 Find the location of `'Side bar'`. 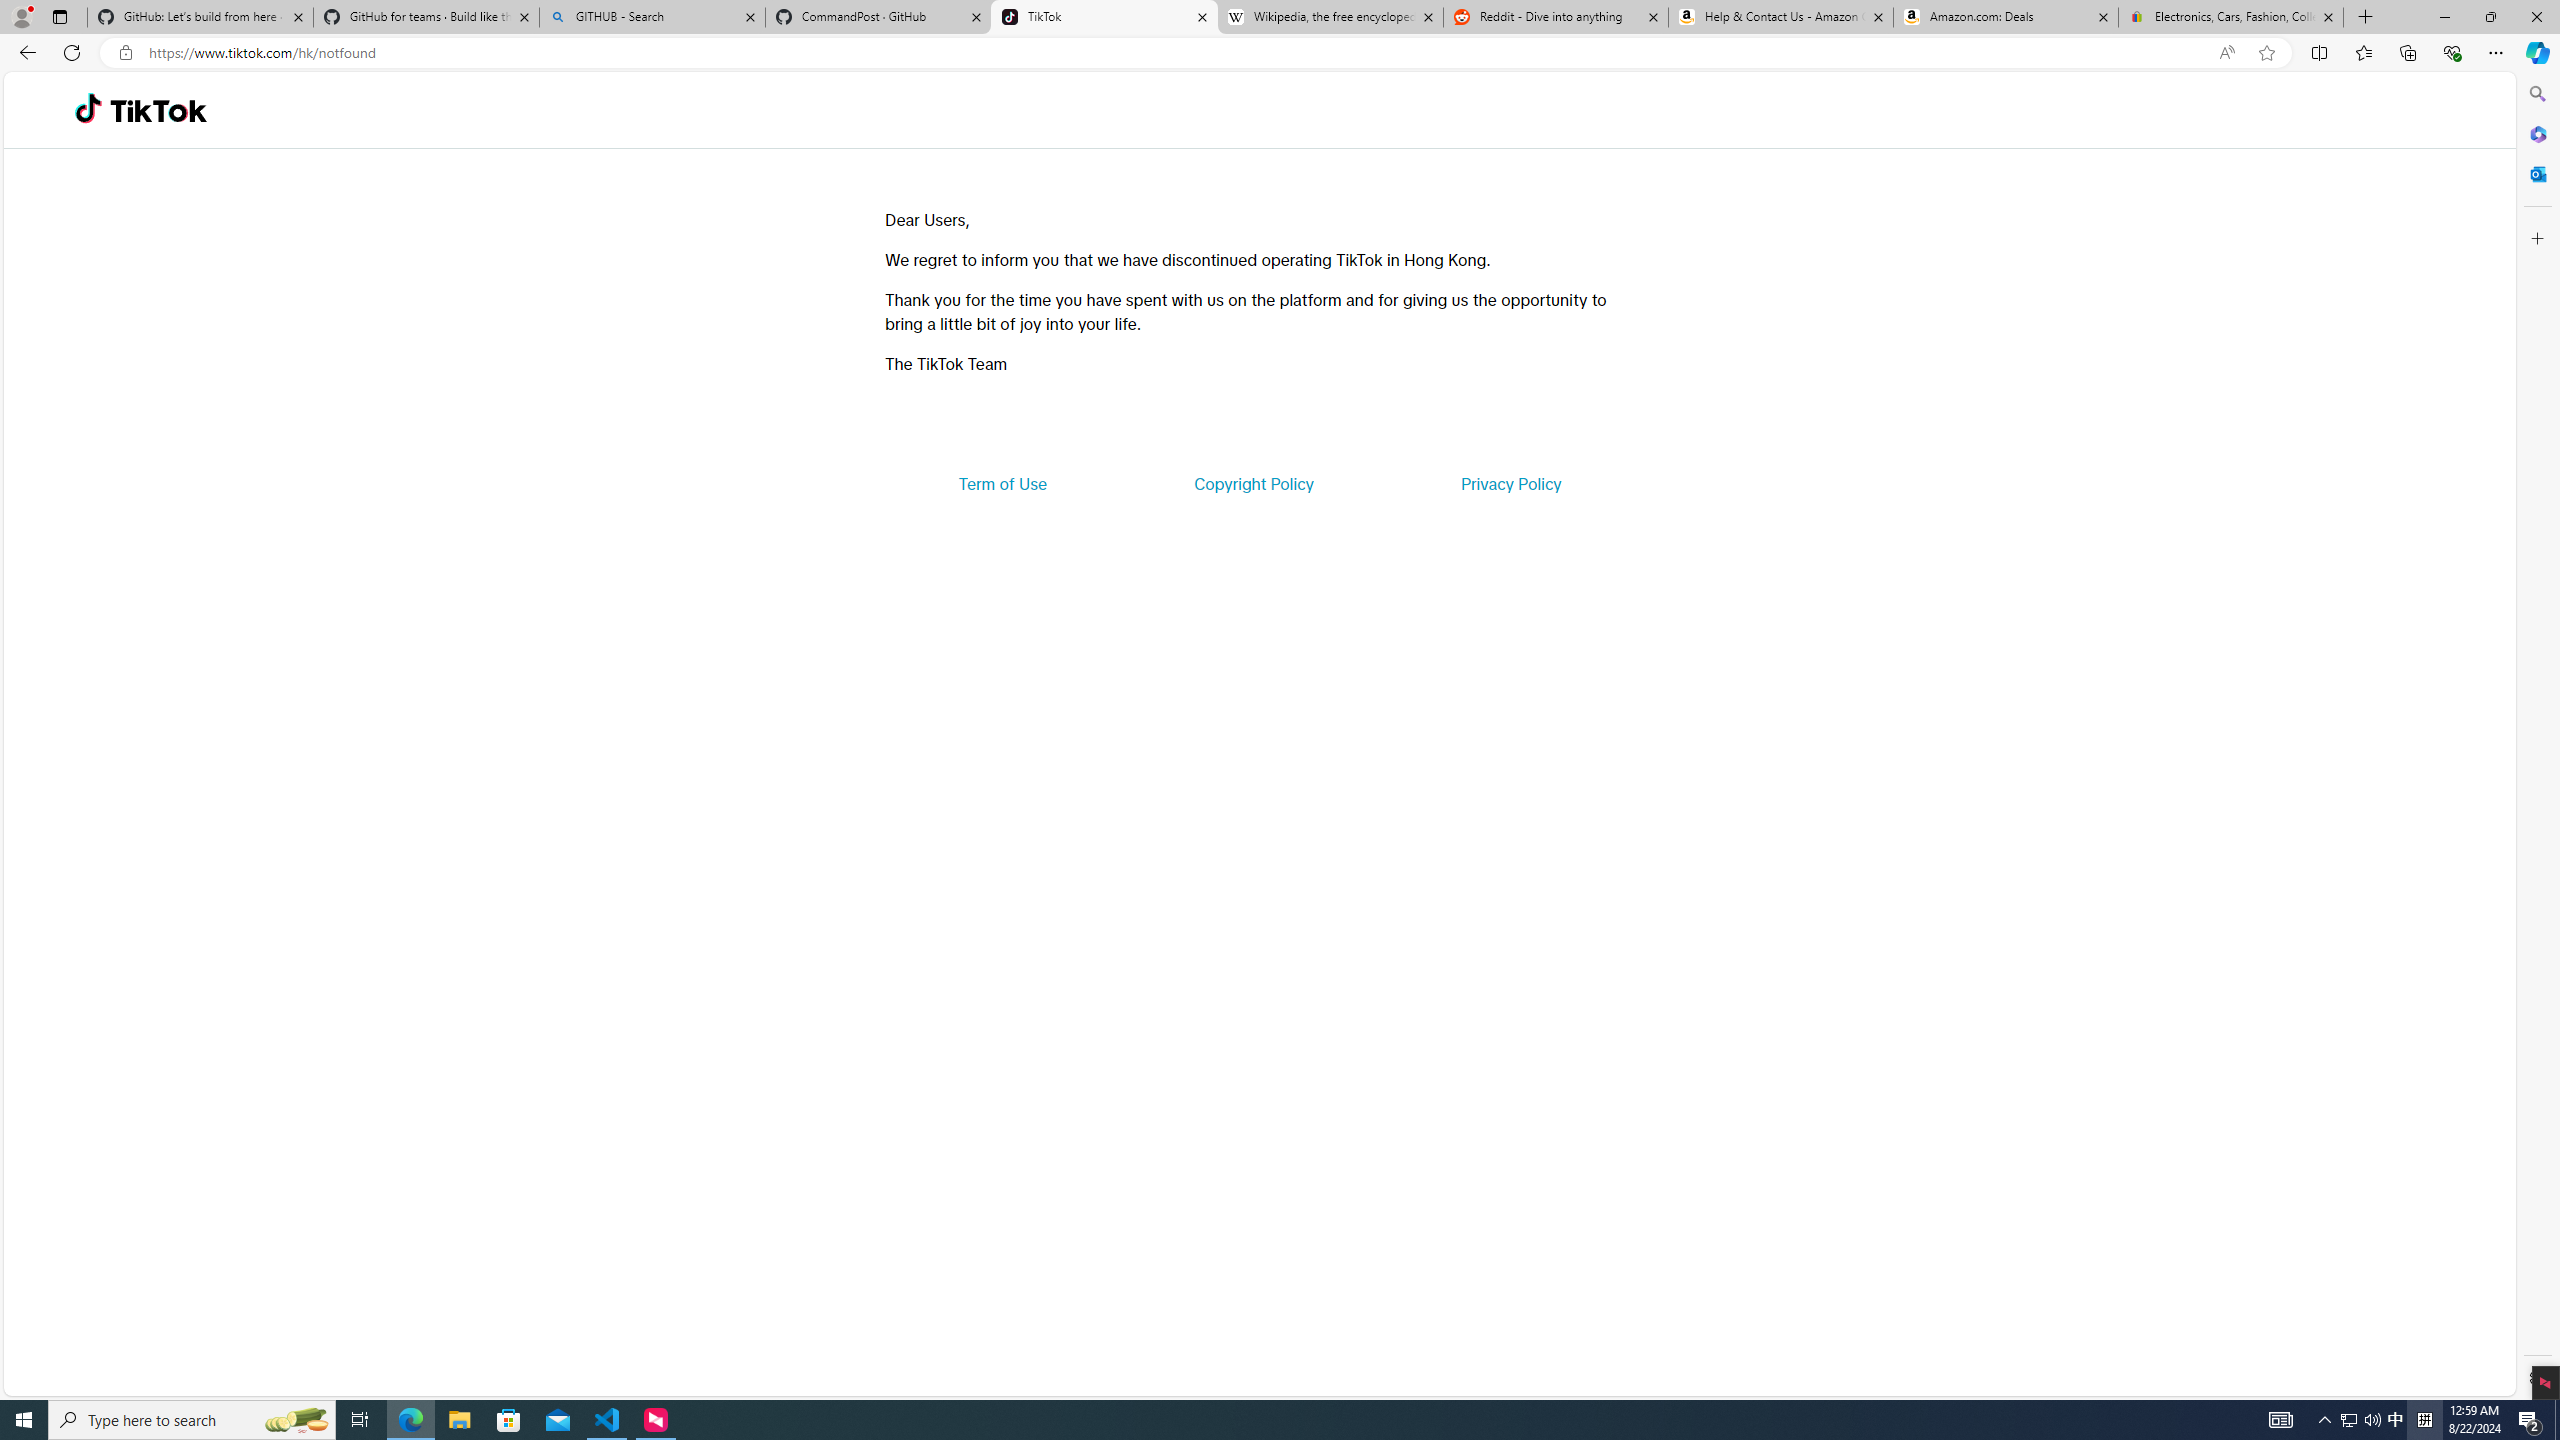

'Side bar' is located at coordinates (2537, 735).